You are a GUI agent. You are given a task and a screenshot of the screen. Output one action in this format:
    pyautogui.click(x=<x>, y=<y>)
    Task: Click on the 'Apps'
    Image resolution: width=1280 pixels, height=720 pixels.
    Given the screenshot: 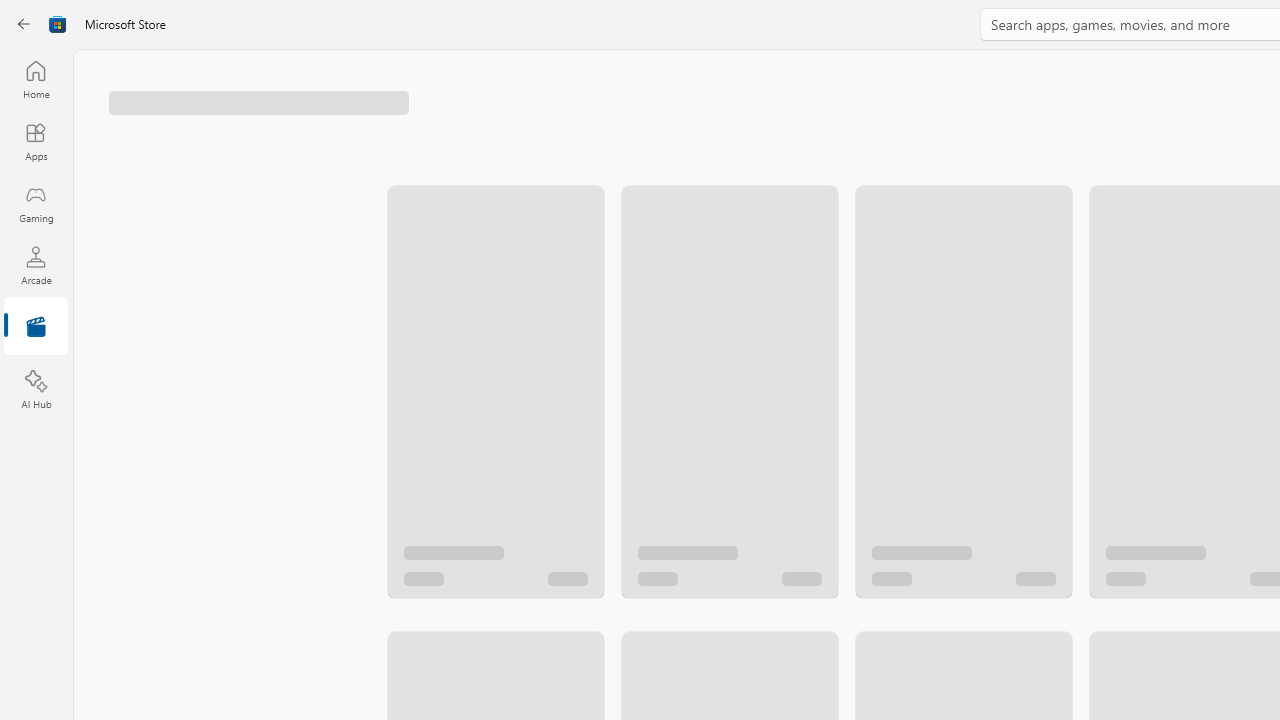 What is the action you would take?
    pyautogui.click(x=35, y=140)
    